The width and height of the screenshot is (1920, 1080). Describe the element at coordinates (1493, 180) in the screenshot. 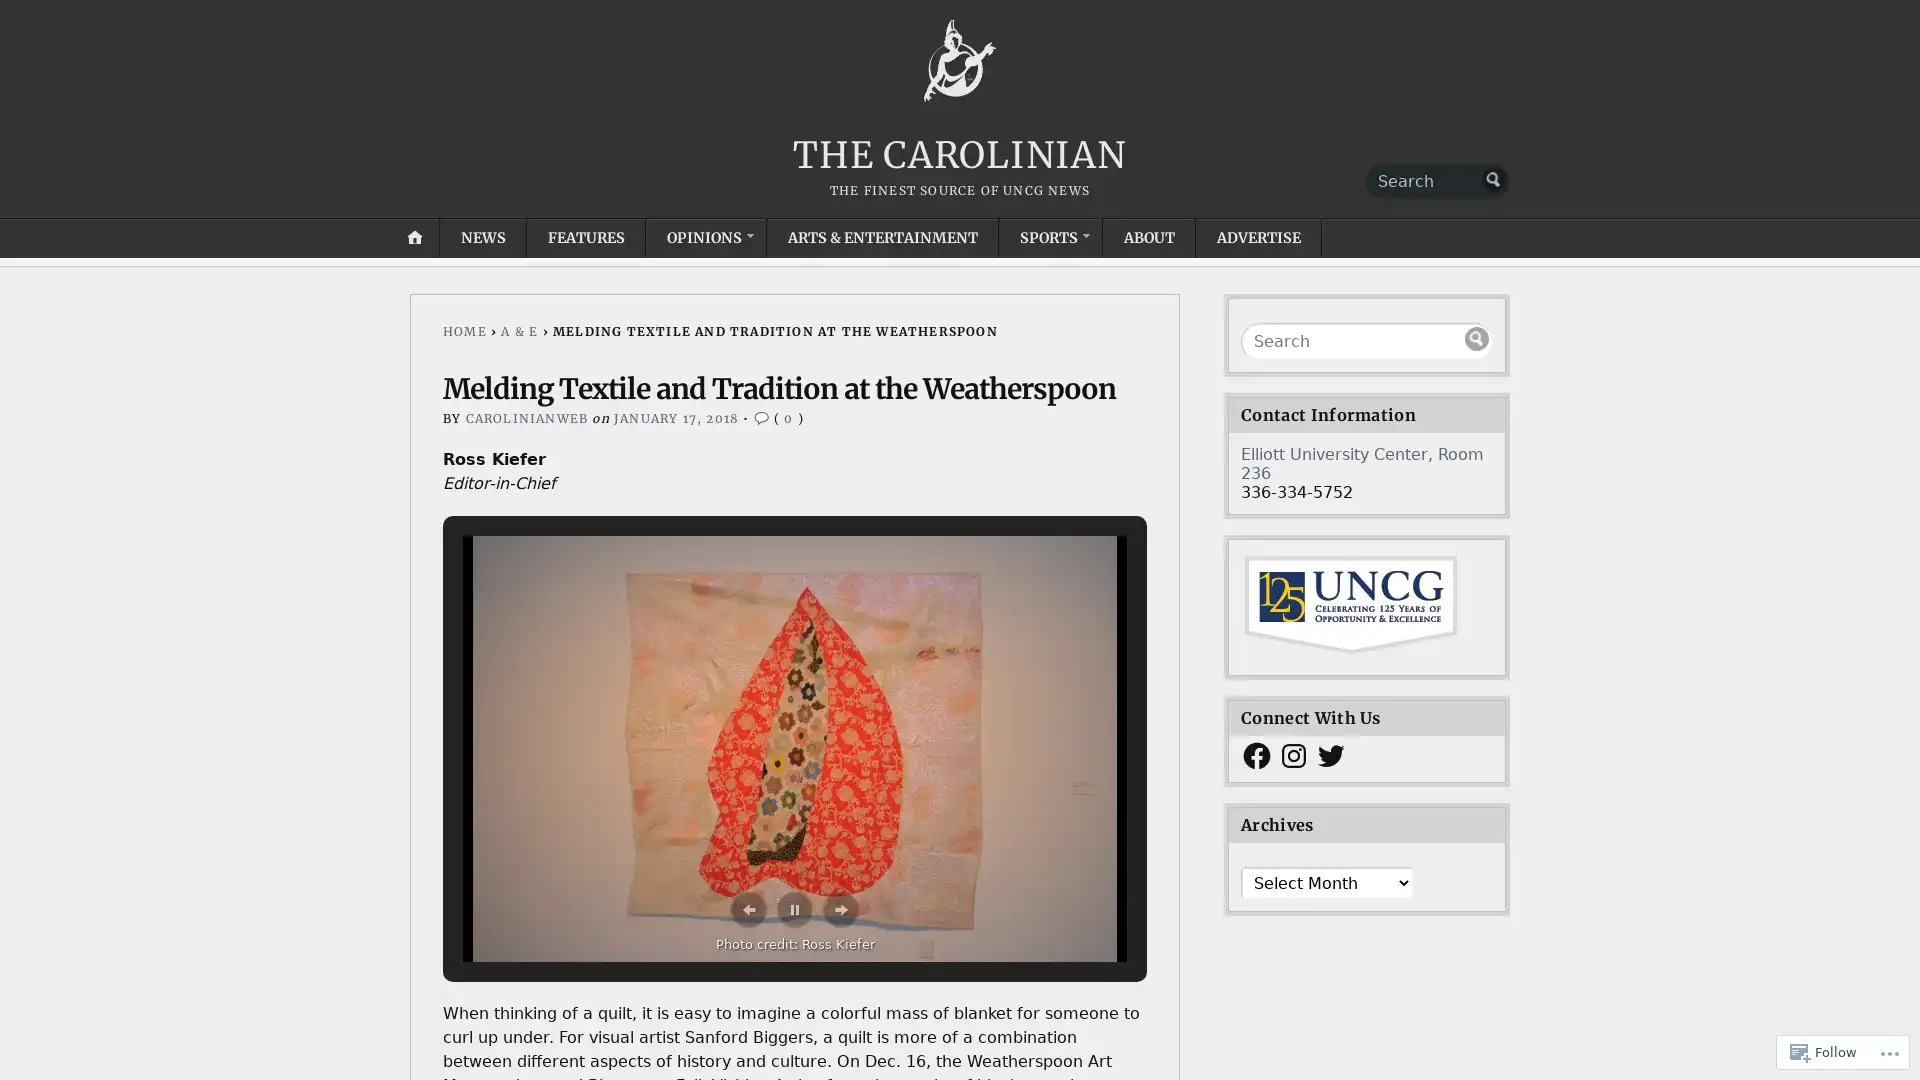

I see `Submit` at that location.